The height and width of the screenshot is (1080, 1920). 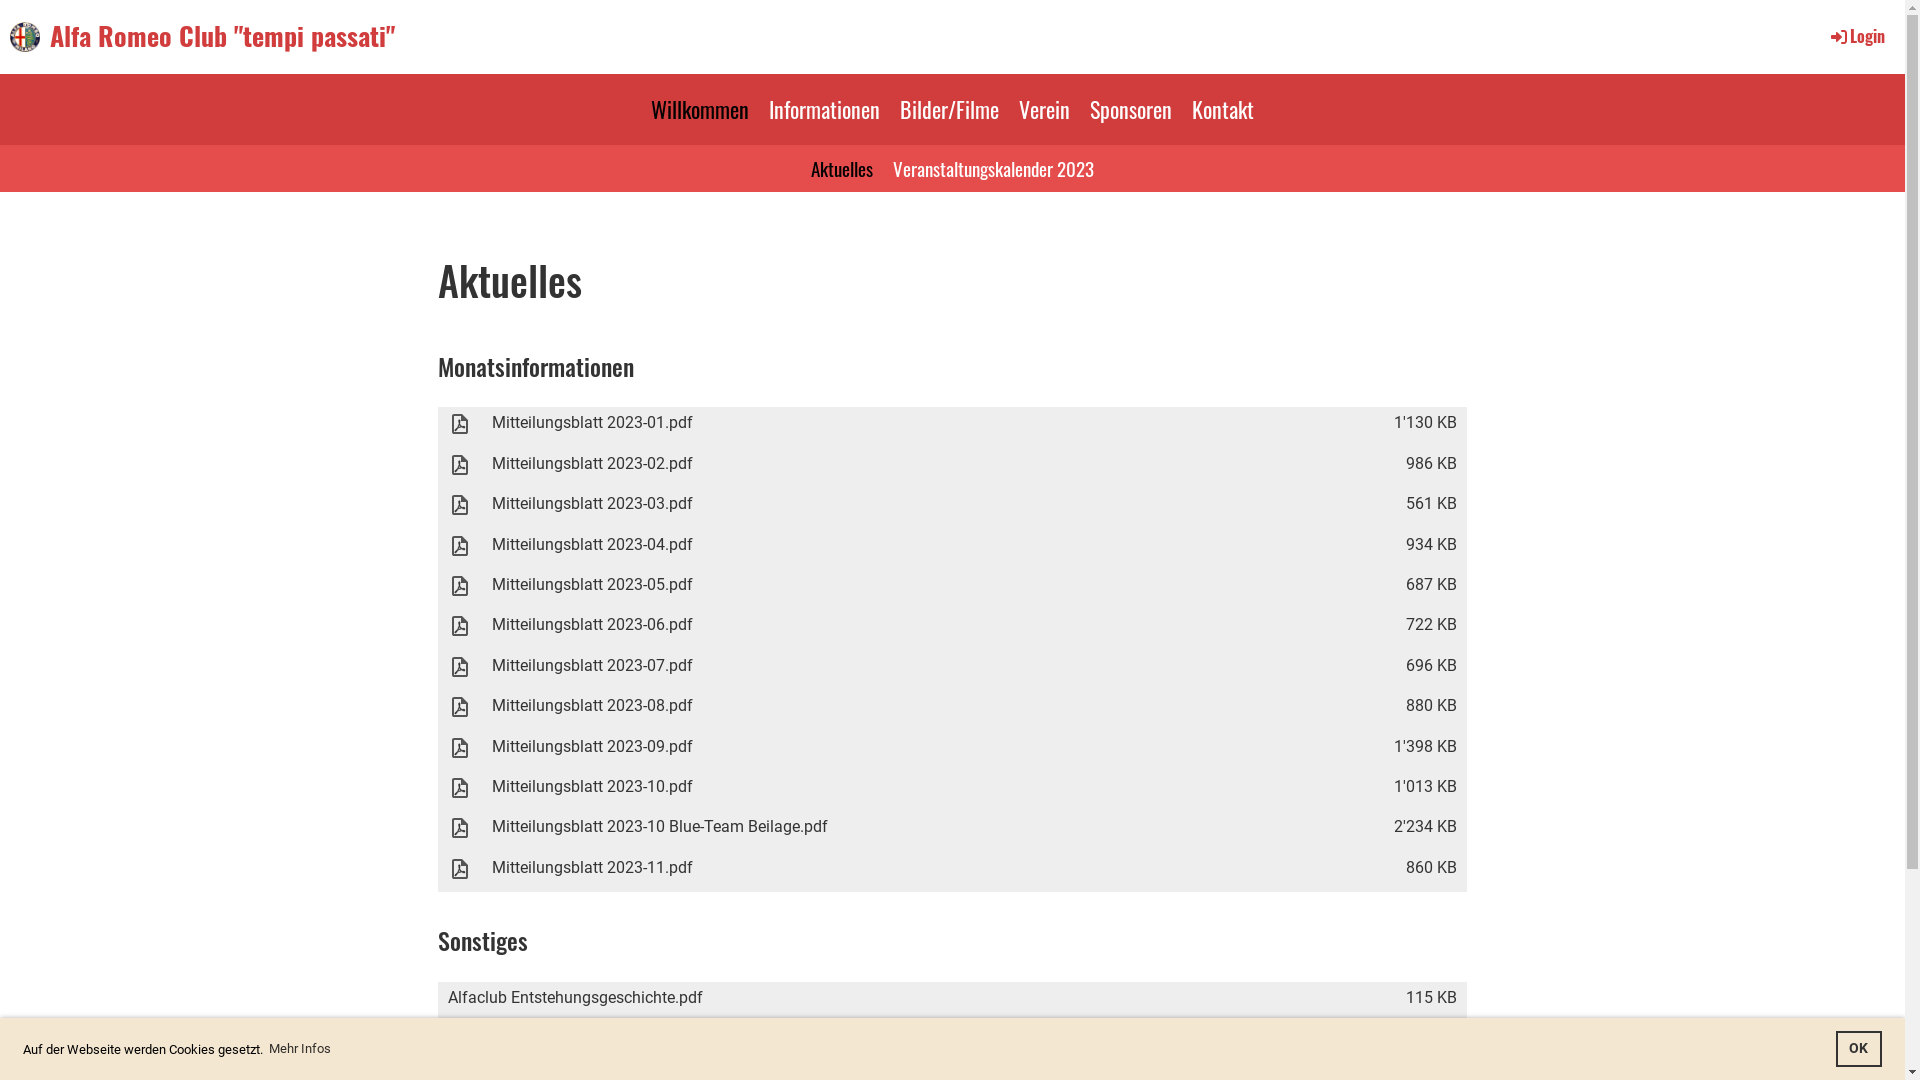 What do you see at coordinates (222, 35) in the screenshot?
I see `'Alfa Romeo Club "tempi passati"'` at bounding box center [222, 35].